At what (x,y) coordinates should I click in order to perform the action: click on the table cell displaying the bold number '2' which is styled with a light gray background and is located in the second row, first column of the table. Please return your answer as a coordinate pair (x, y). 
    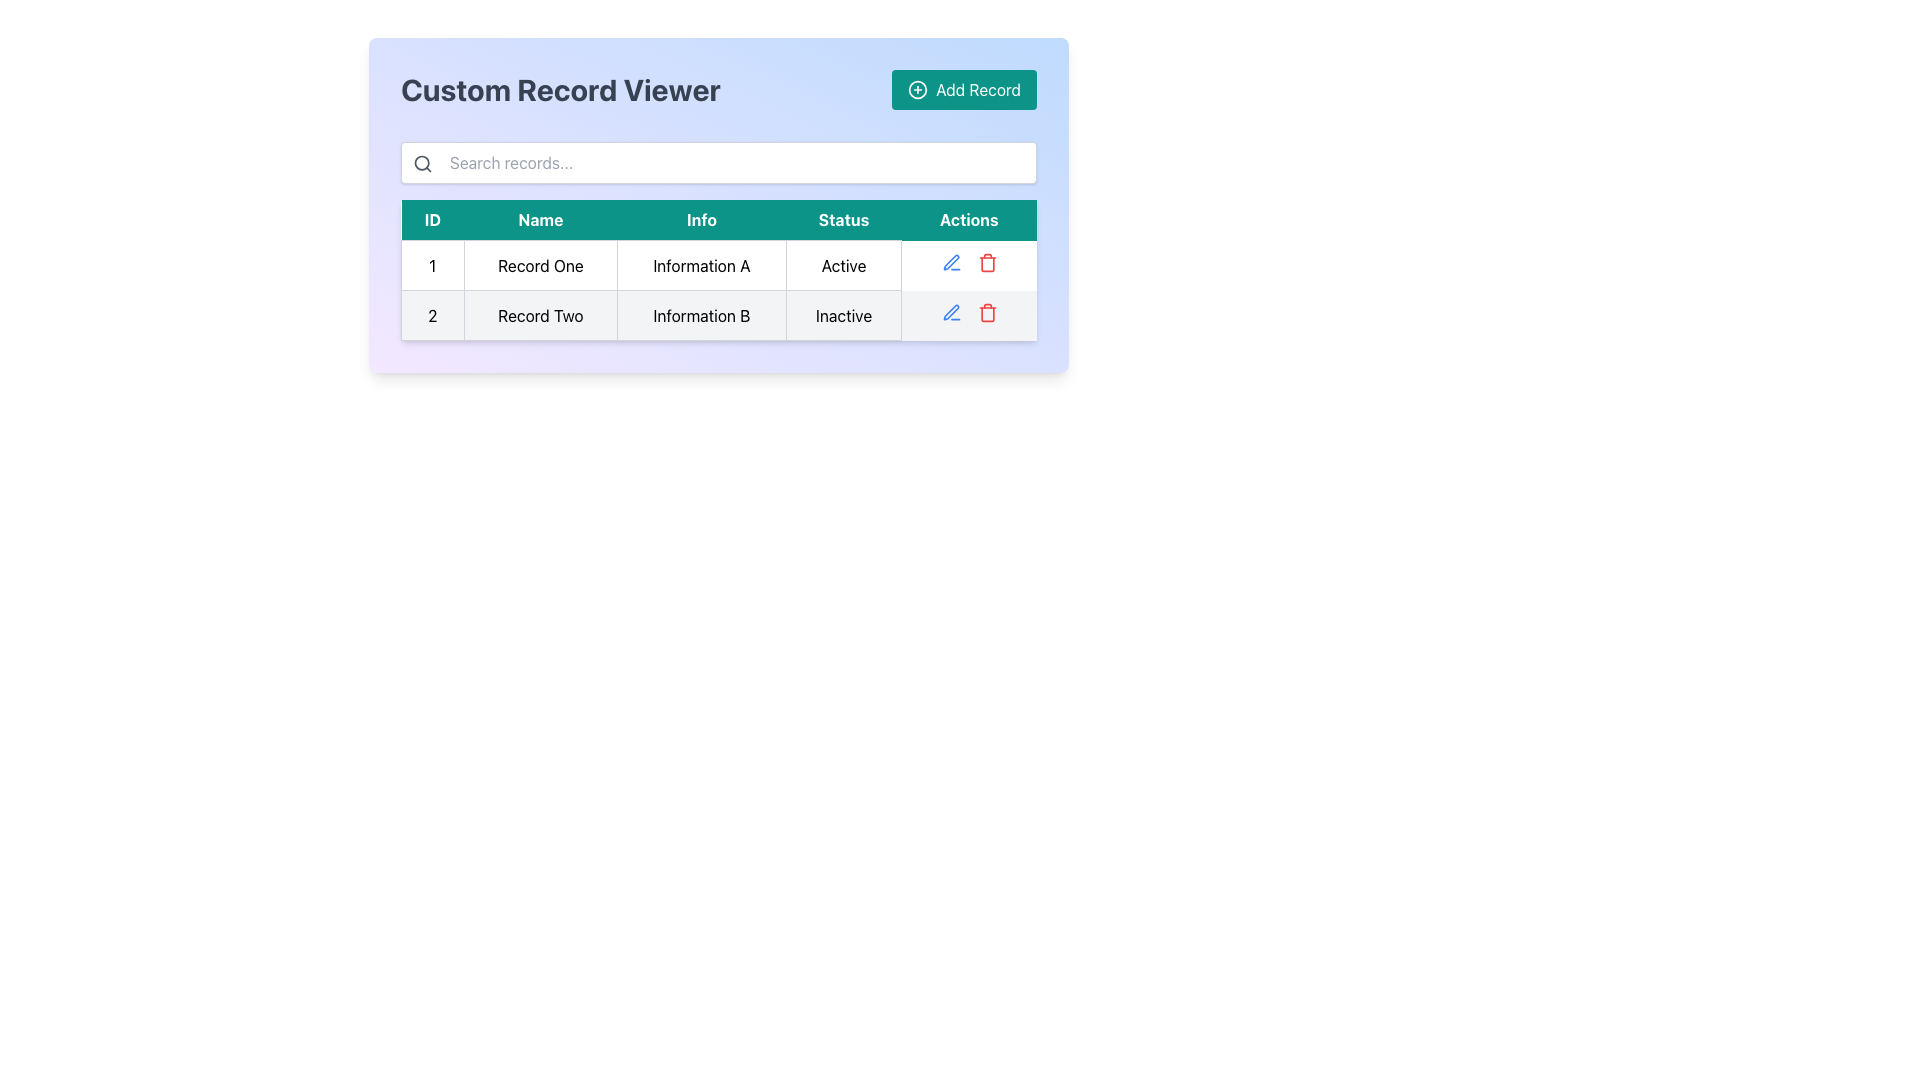
    Looking at the image, I should click on (431, 315).